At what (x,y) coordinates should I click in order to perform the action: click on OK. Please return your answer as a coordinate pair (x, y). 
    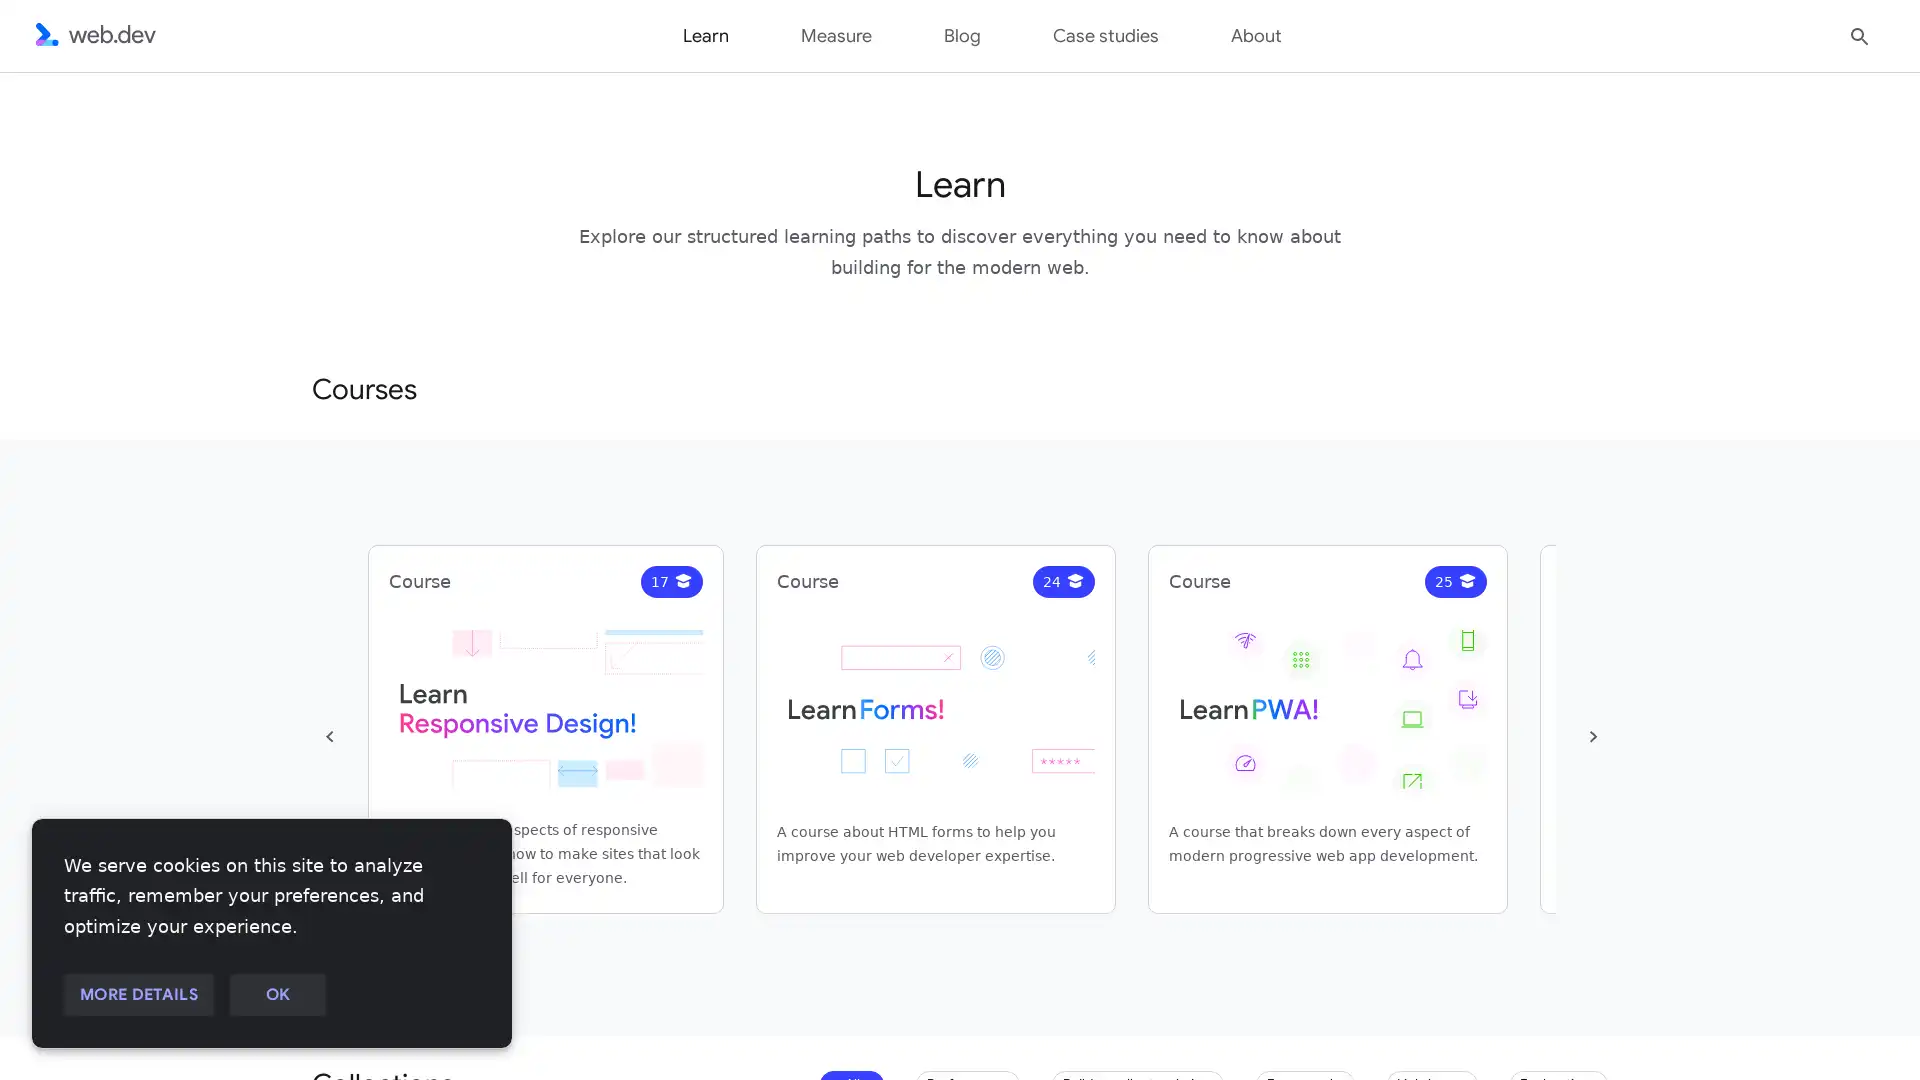
    Looking at the image, I should click on (276, 995).